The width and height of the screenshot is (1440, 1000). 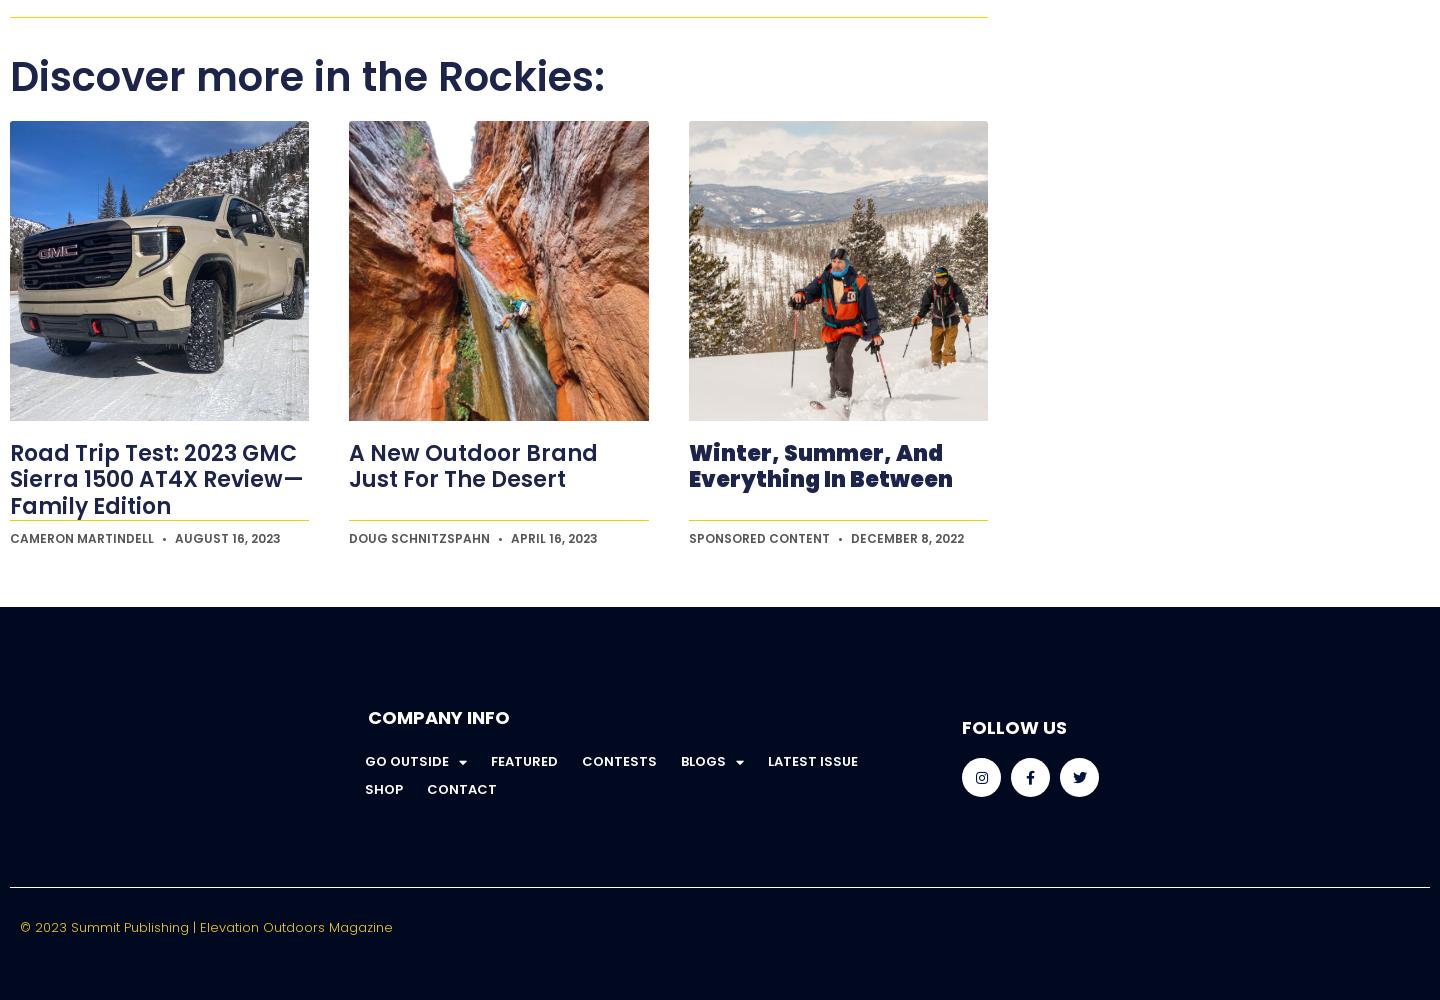 What do you see at coordinates (473, 465) in the screenshot?
I see `'A New Outdoor Brand Just for the Desert'` at bounding box center [473, 465].